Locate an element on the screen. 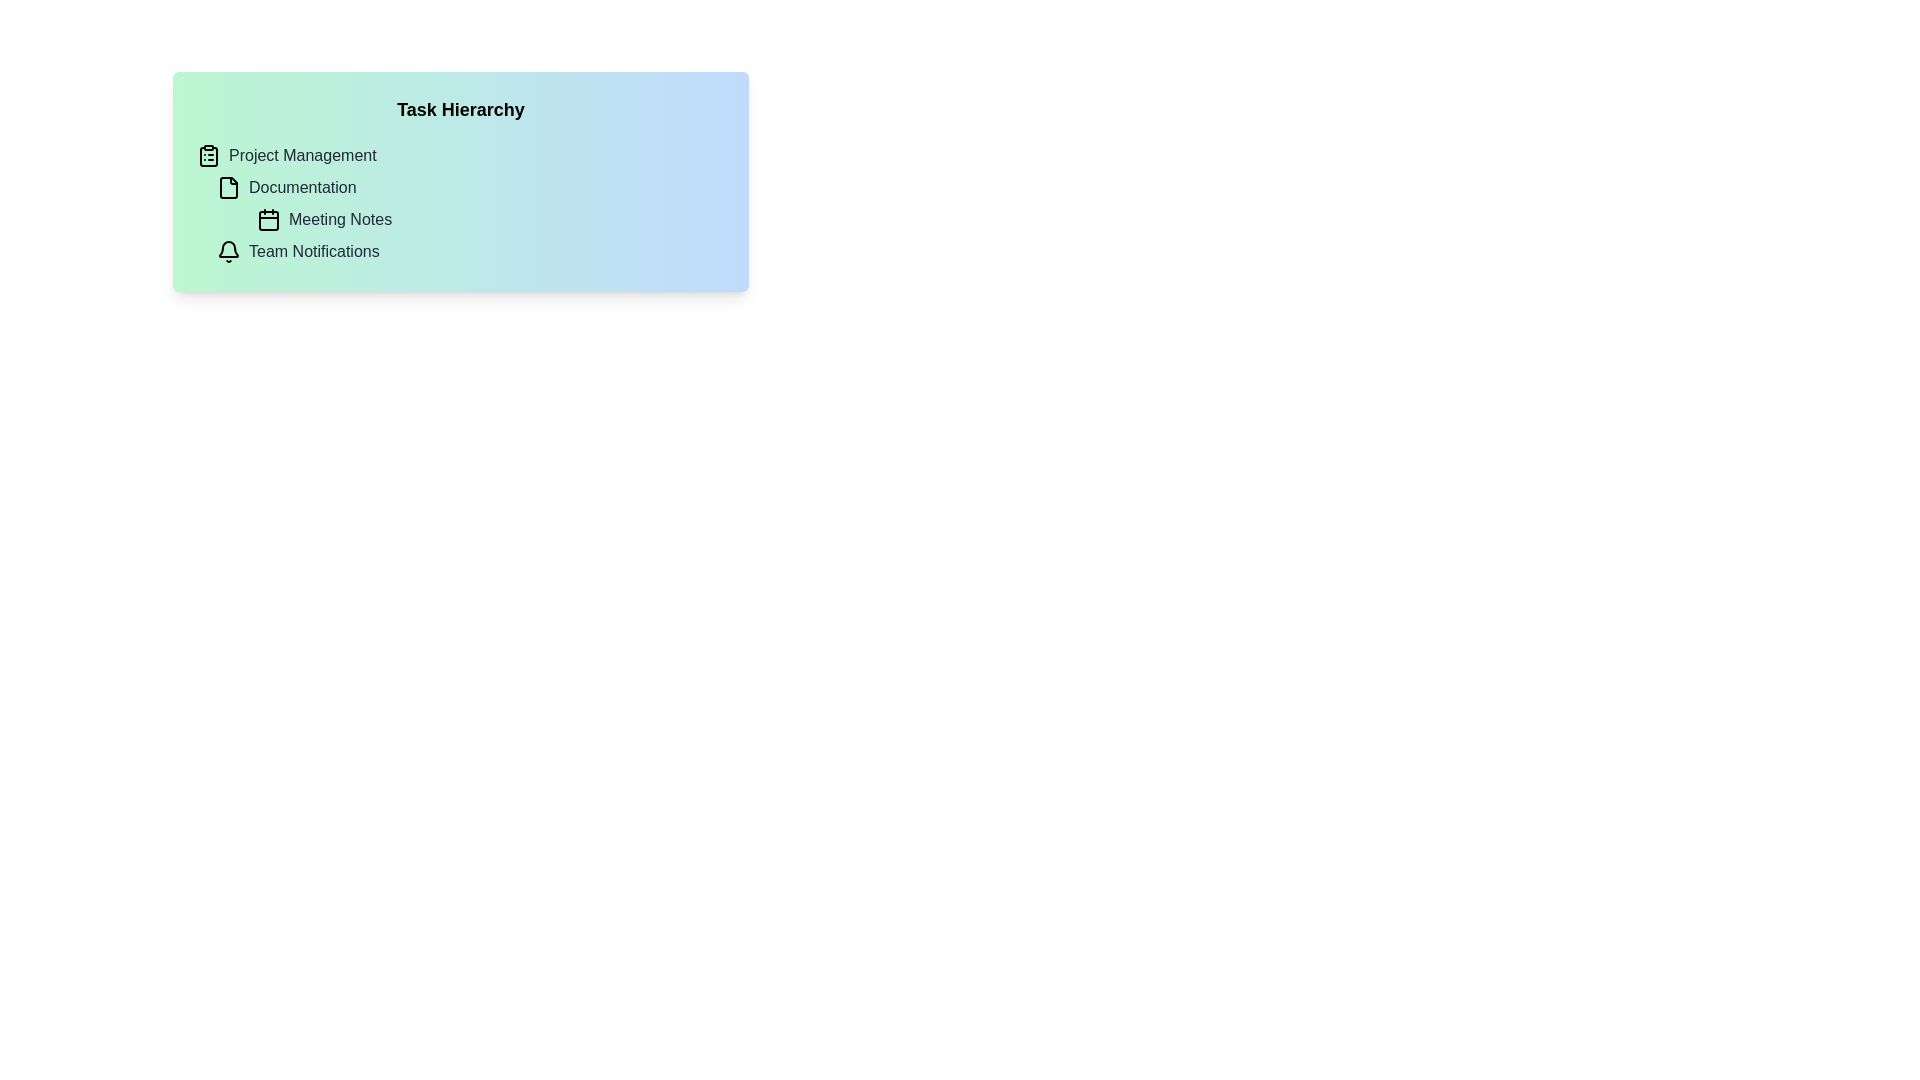 This screenshot has width=1920, height=1080. the text label 'Meeting Notes' which is styled with a medium font weight and gray color, located under the 'Task Hierarchy' section, between 'Documentation' and 'Team Notifications' is located at coordinates (340, 219).